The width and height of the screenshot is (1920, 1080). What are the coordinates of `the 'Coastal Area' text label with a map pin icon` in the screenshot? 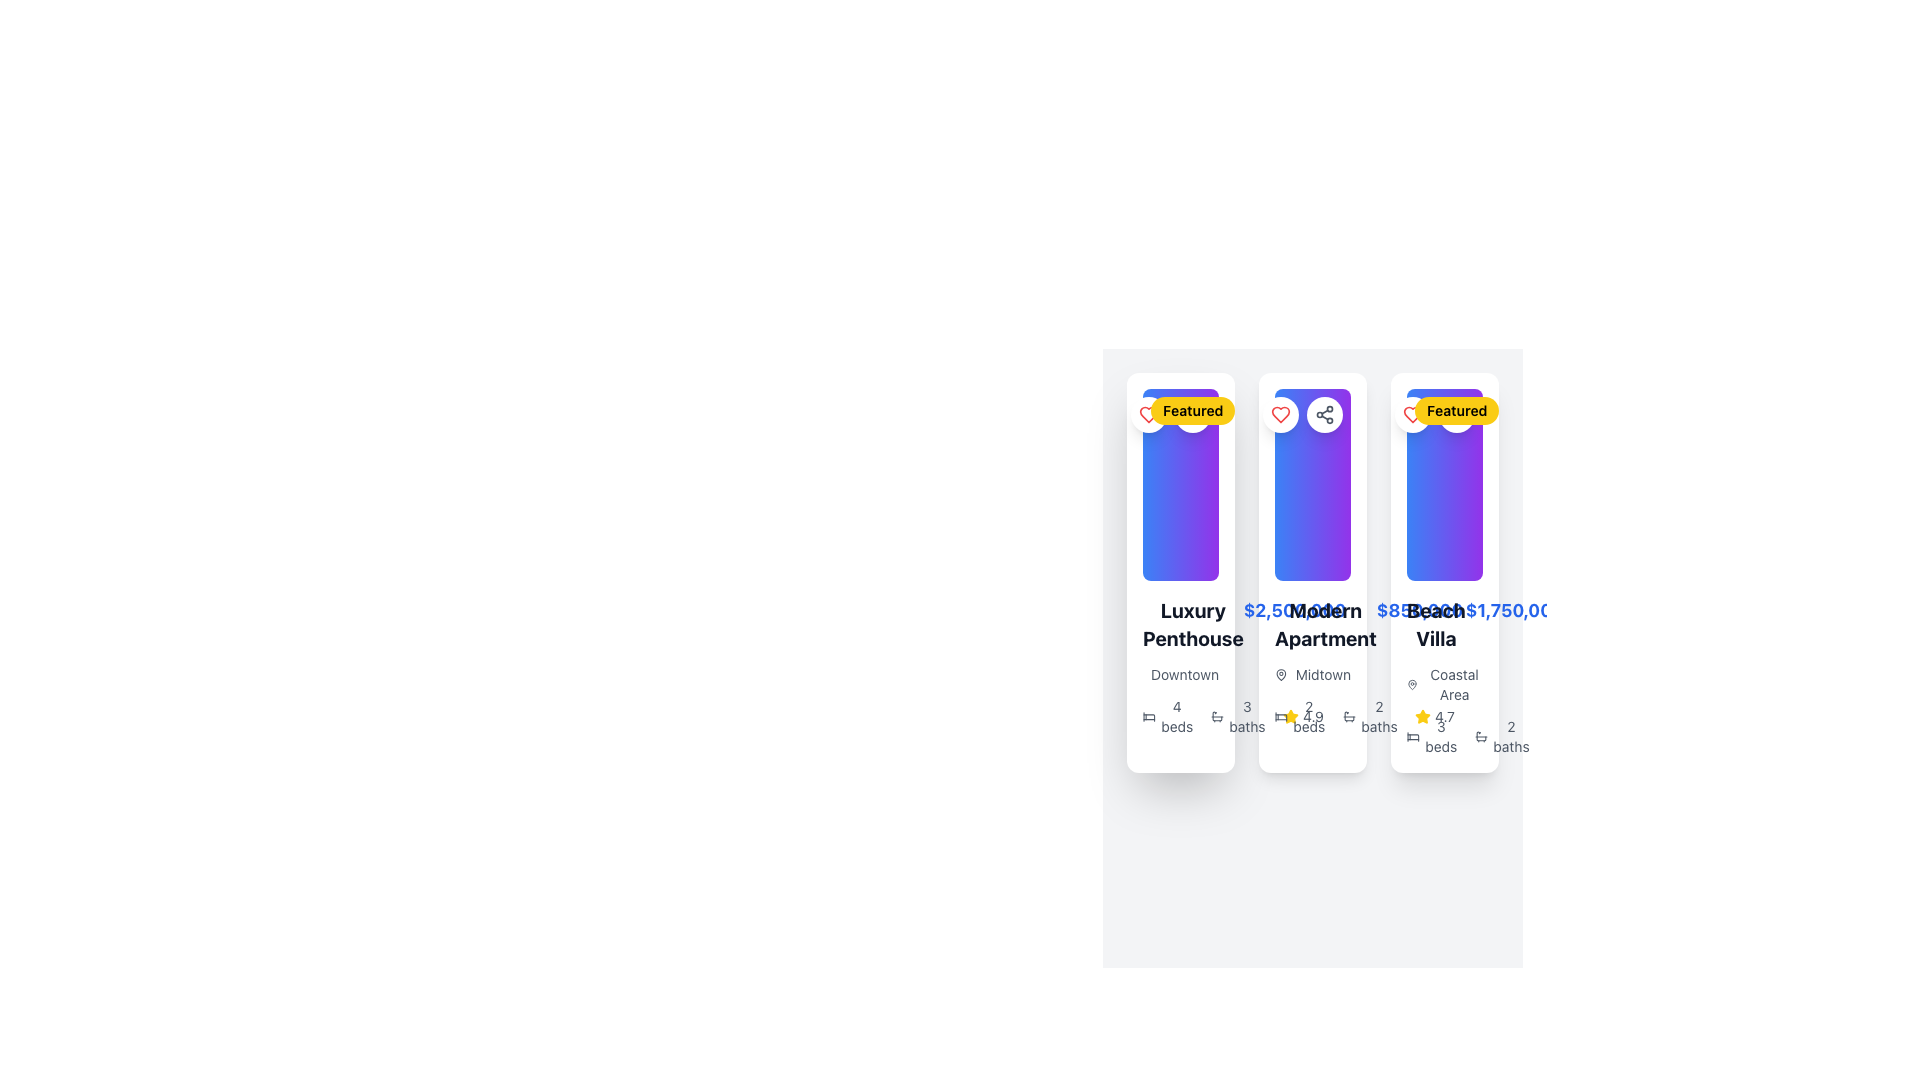 It's located at (1444, 684).